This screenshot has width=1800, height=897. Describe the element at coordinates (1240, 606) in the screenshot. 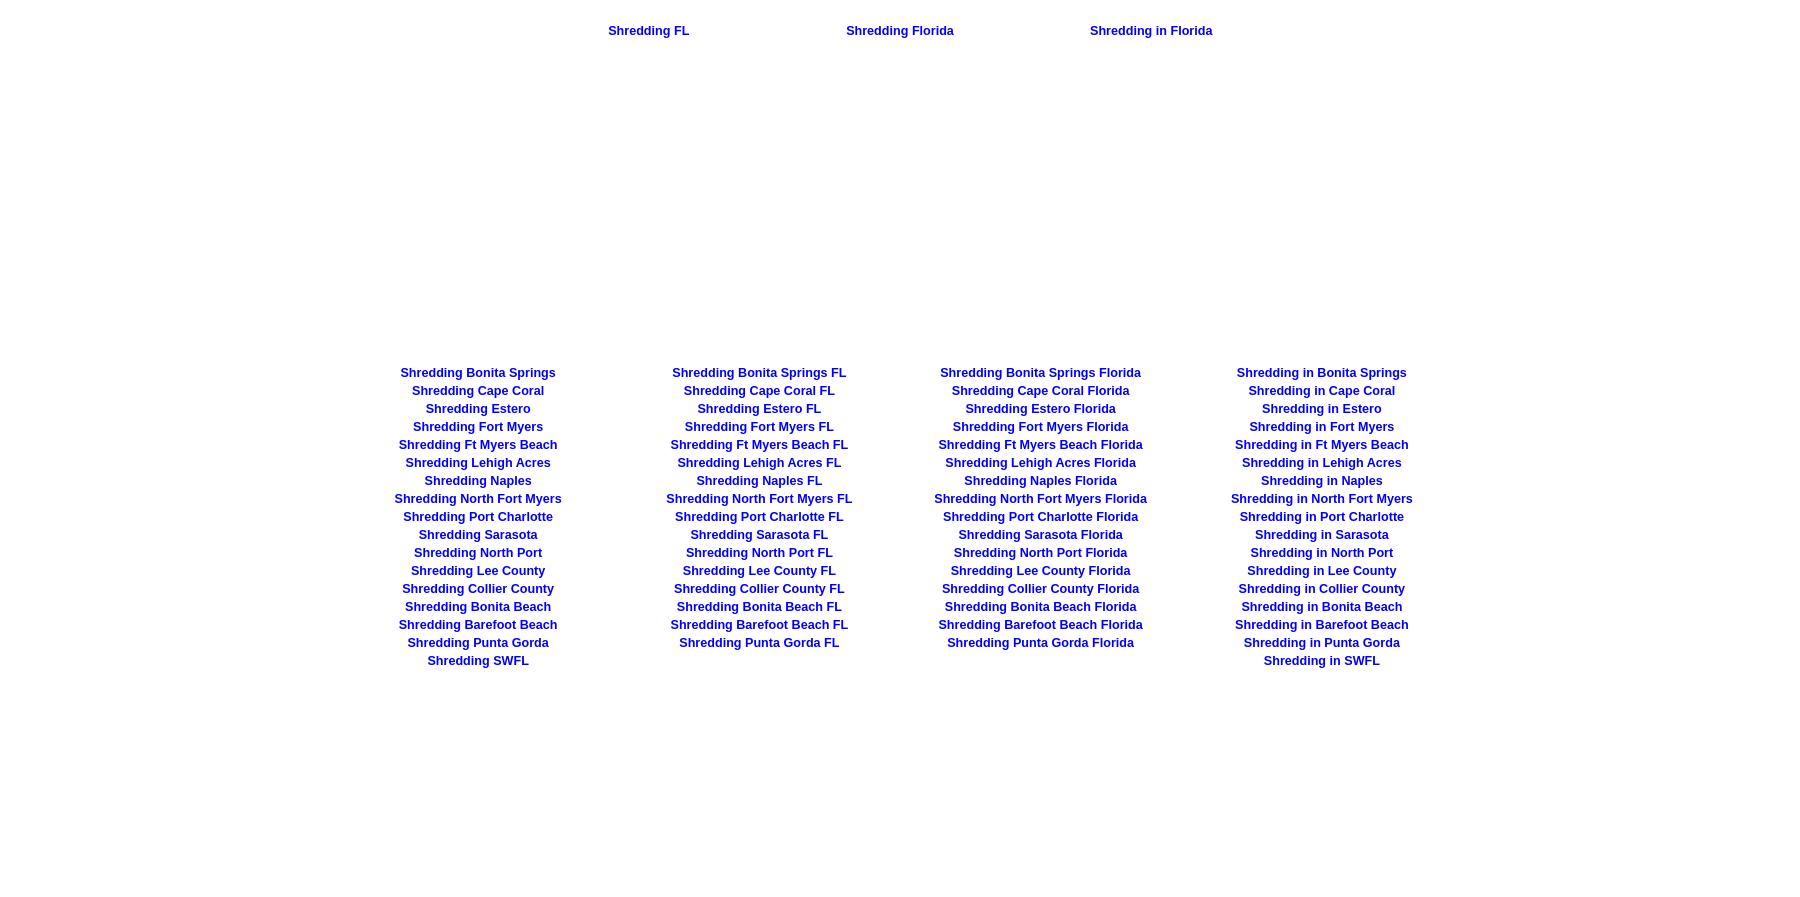

I see `'Shredding in Bonita Beach'` at that location.